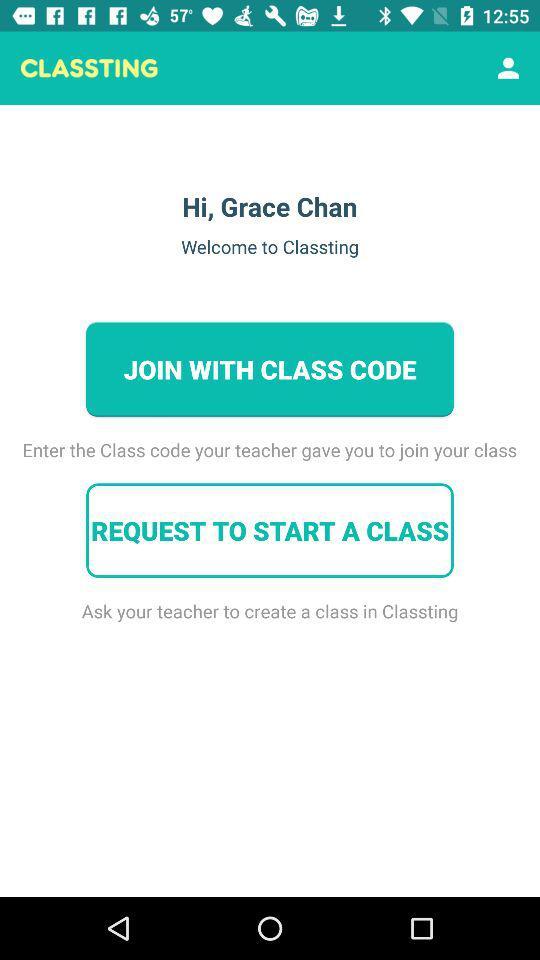  I want to click on the icon above the enter the class icon, so click(508, 68).